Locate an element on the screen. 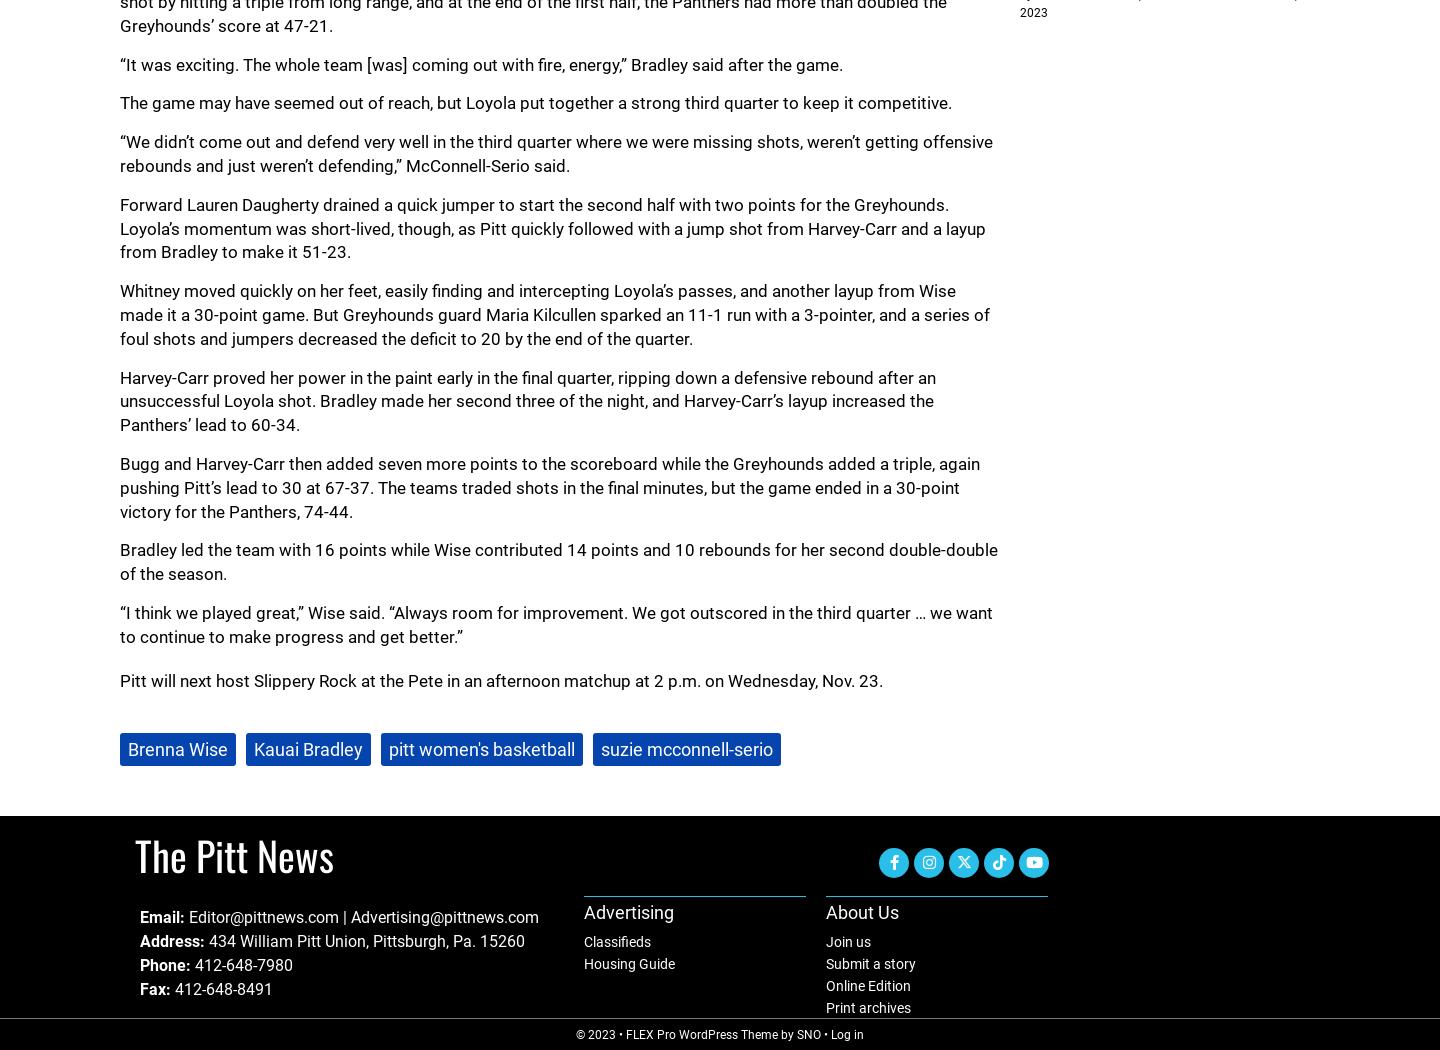 Image resolution: width=1440 pixels, height=1050 pixels. 'Forward Lauren Daugherty drained a quick jumper to start the second half with two points for the Greyhounds. Loyola’s momentum was short-lived, though, as Pitt quickly followed with a jump shot from Harvey-Carr and a layup from Bradley to make it 51-23.' is located at coordinates (552, 227).